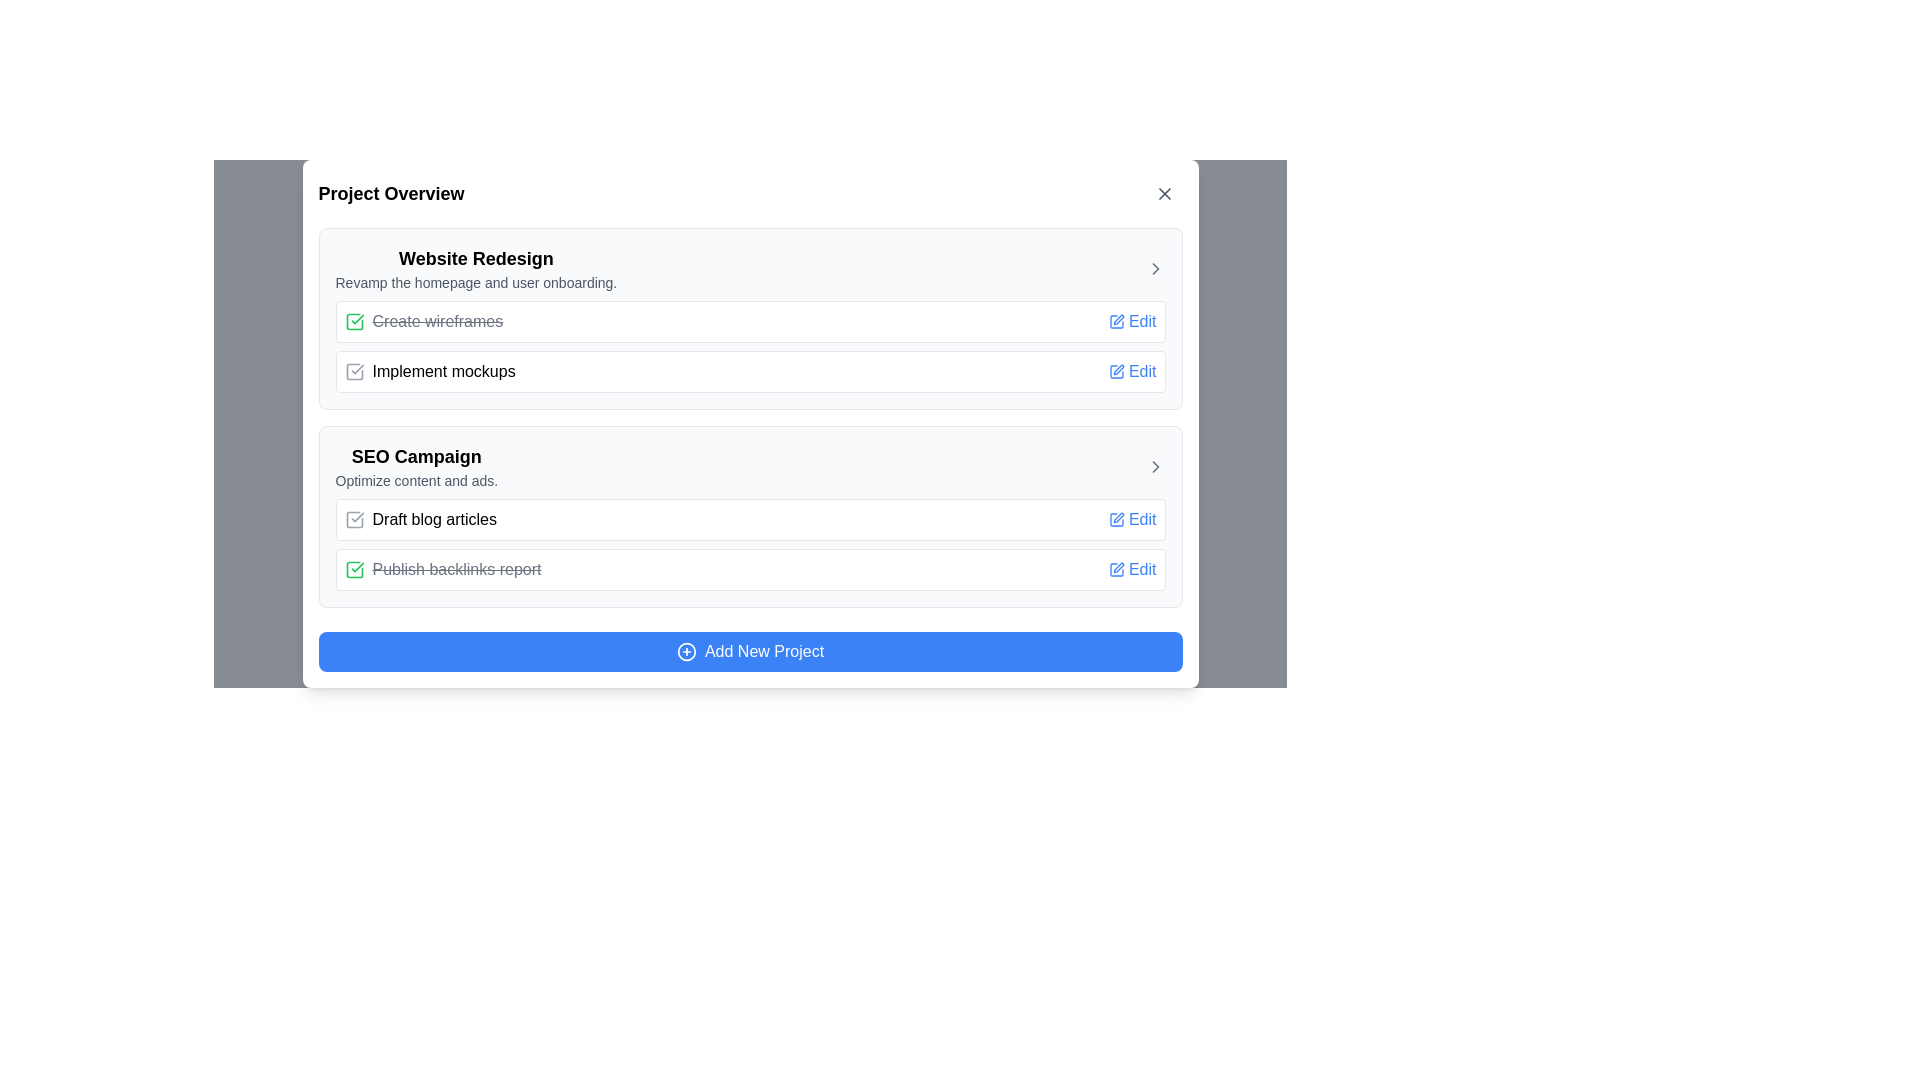 The width and height of the screenshot is (1920, 1080). What do you see at coordinates (1117, 567) in the screenshot?
I see `the pen icon located within the edit button on the right-hand side of the project task row` at bounding box center [1117, 567].